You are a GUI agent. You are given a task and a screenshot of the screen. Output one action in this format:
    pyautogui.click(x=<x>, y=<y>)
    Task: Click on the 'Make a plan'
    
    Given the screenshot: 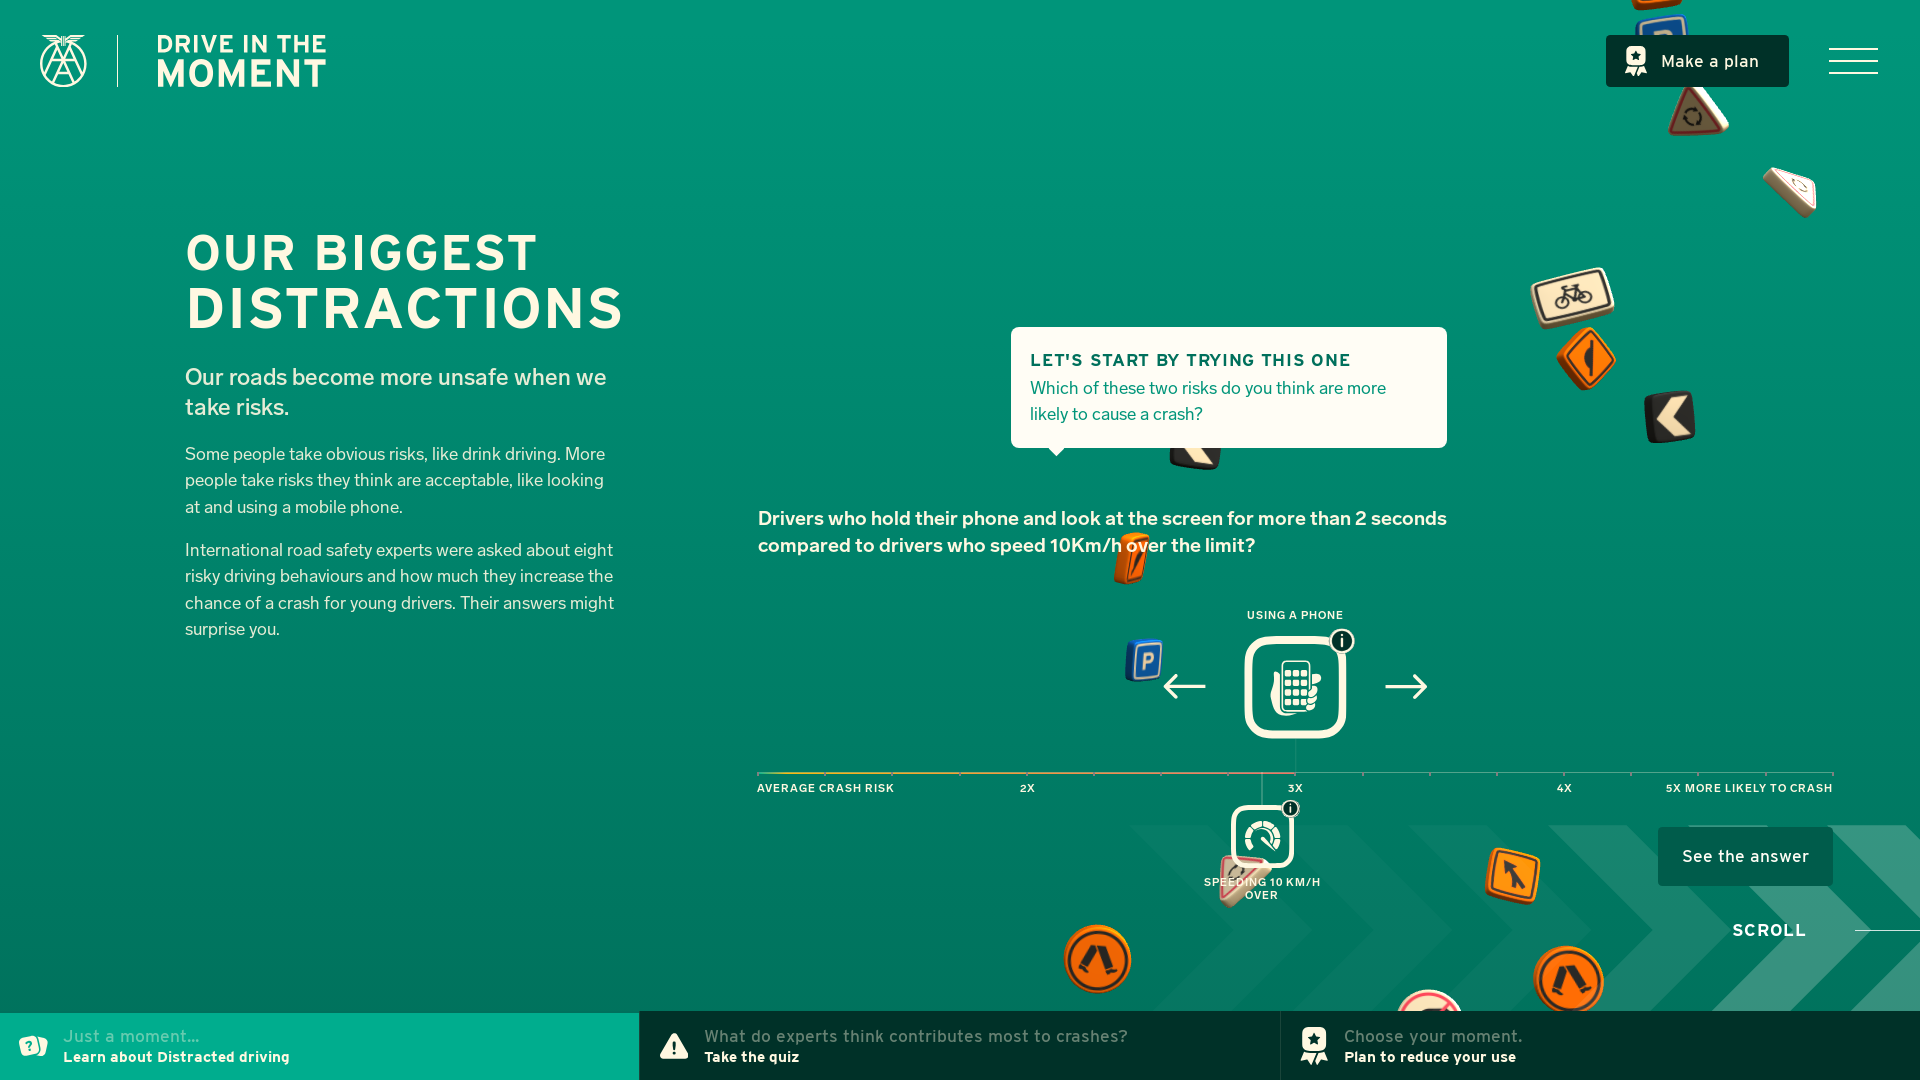 What is the action you would take?
    pyautogui.click(x=1697, y=60)
    